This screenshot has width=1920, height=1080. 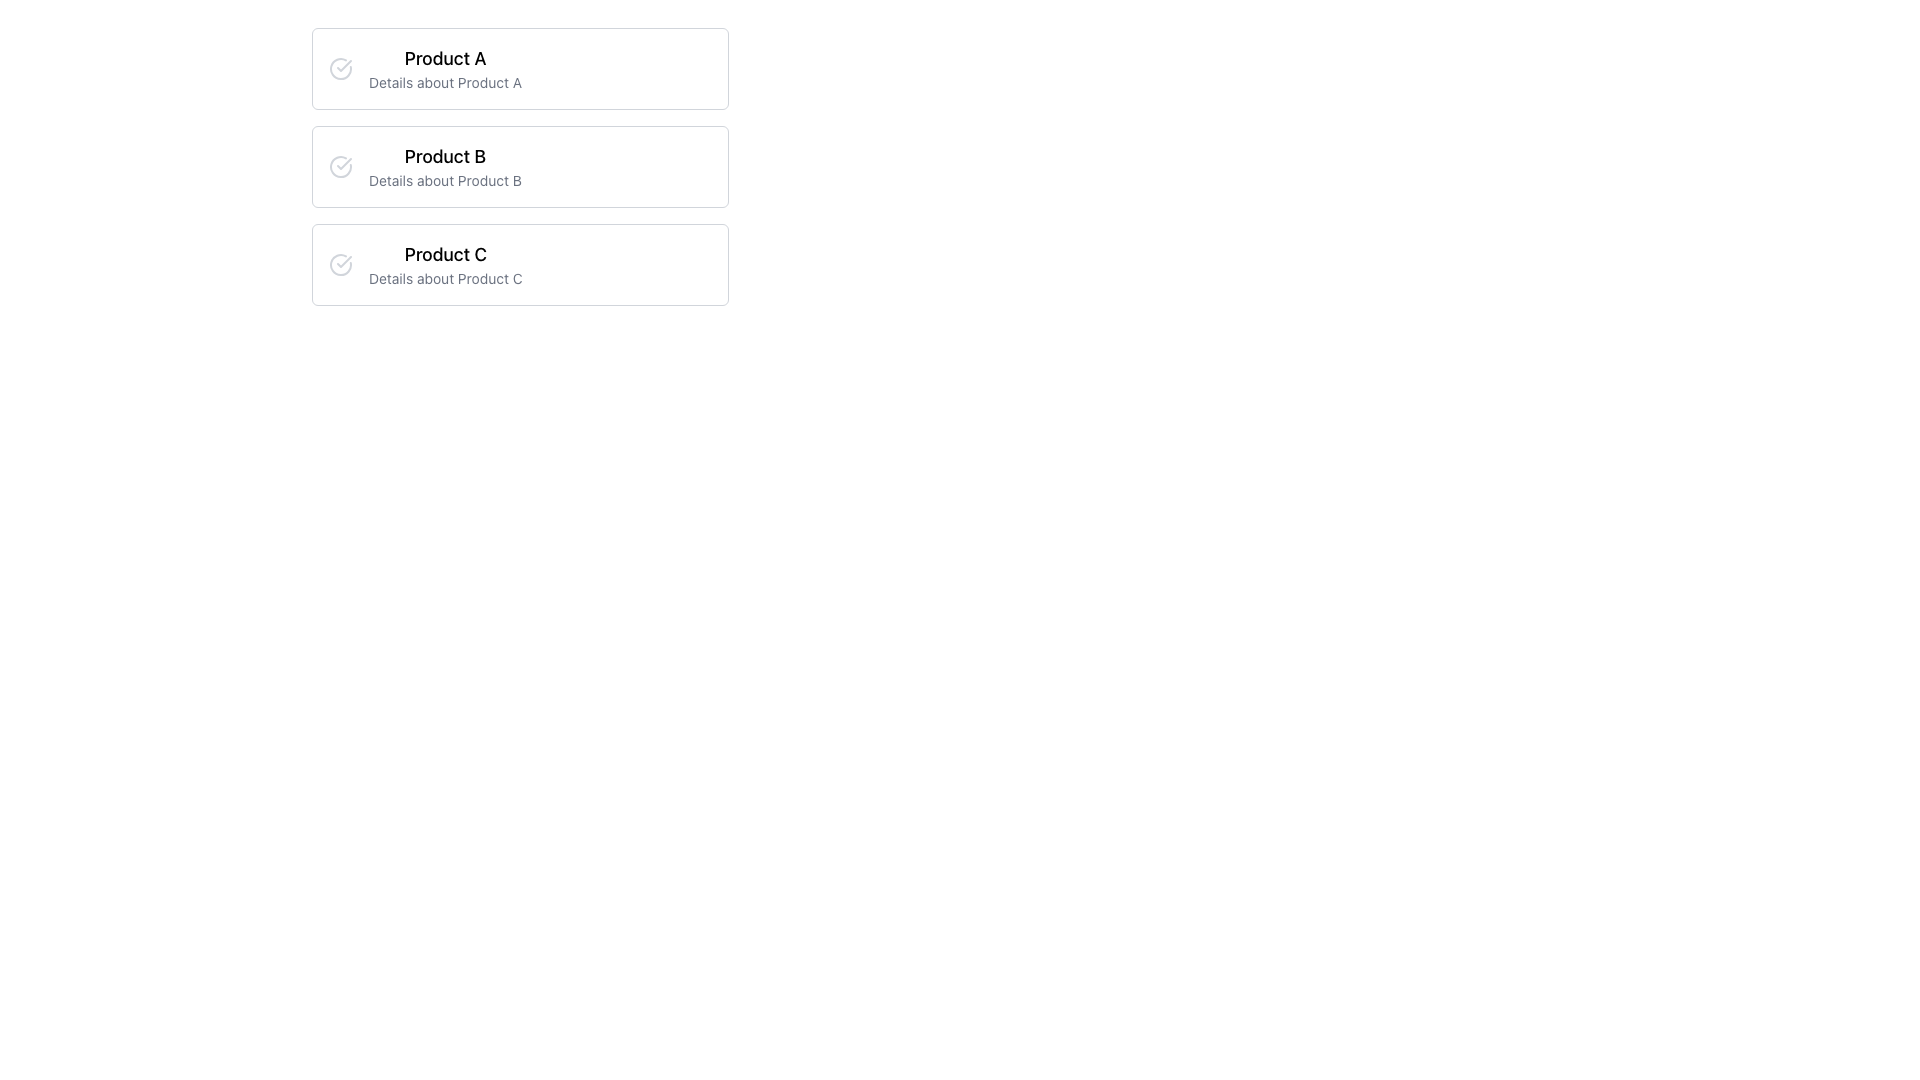 I want to click on the text label that reads 'Product A', which is styled in bold or larger font and is the main label of the first product in the vertical list, so click(x=444, y=57).